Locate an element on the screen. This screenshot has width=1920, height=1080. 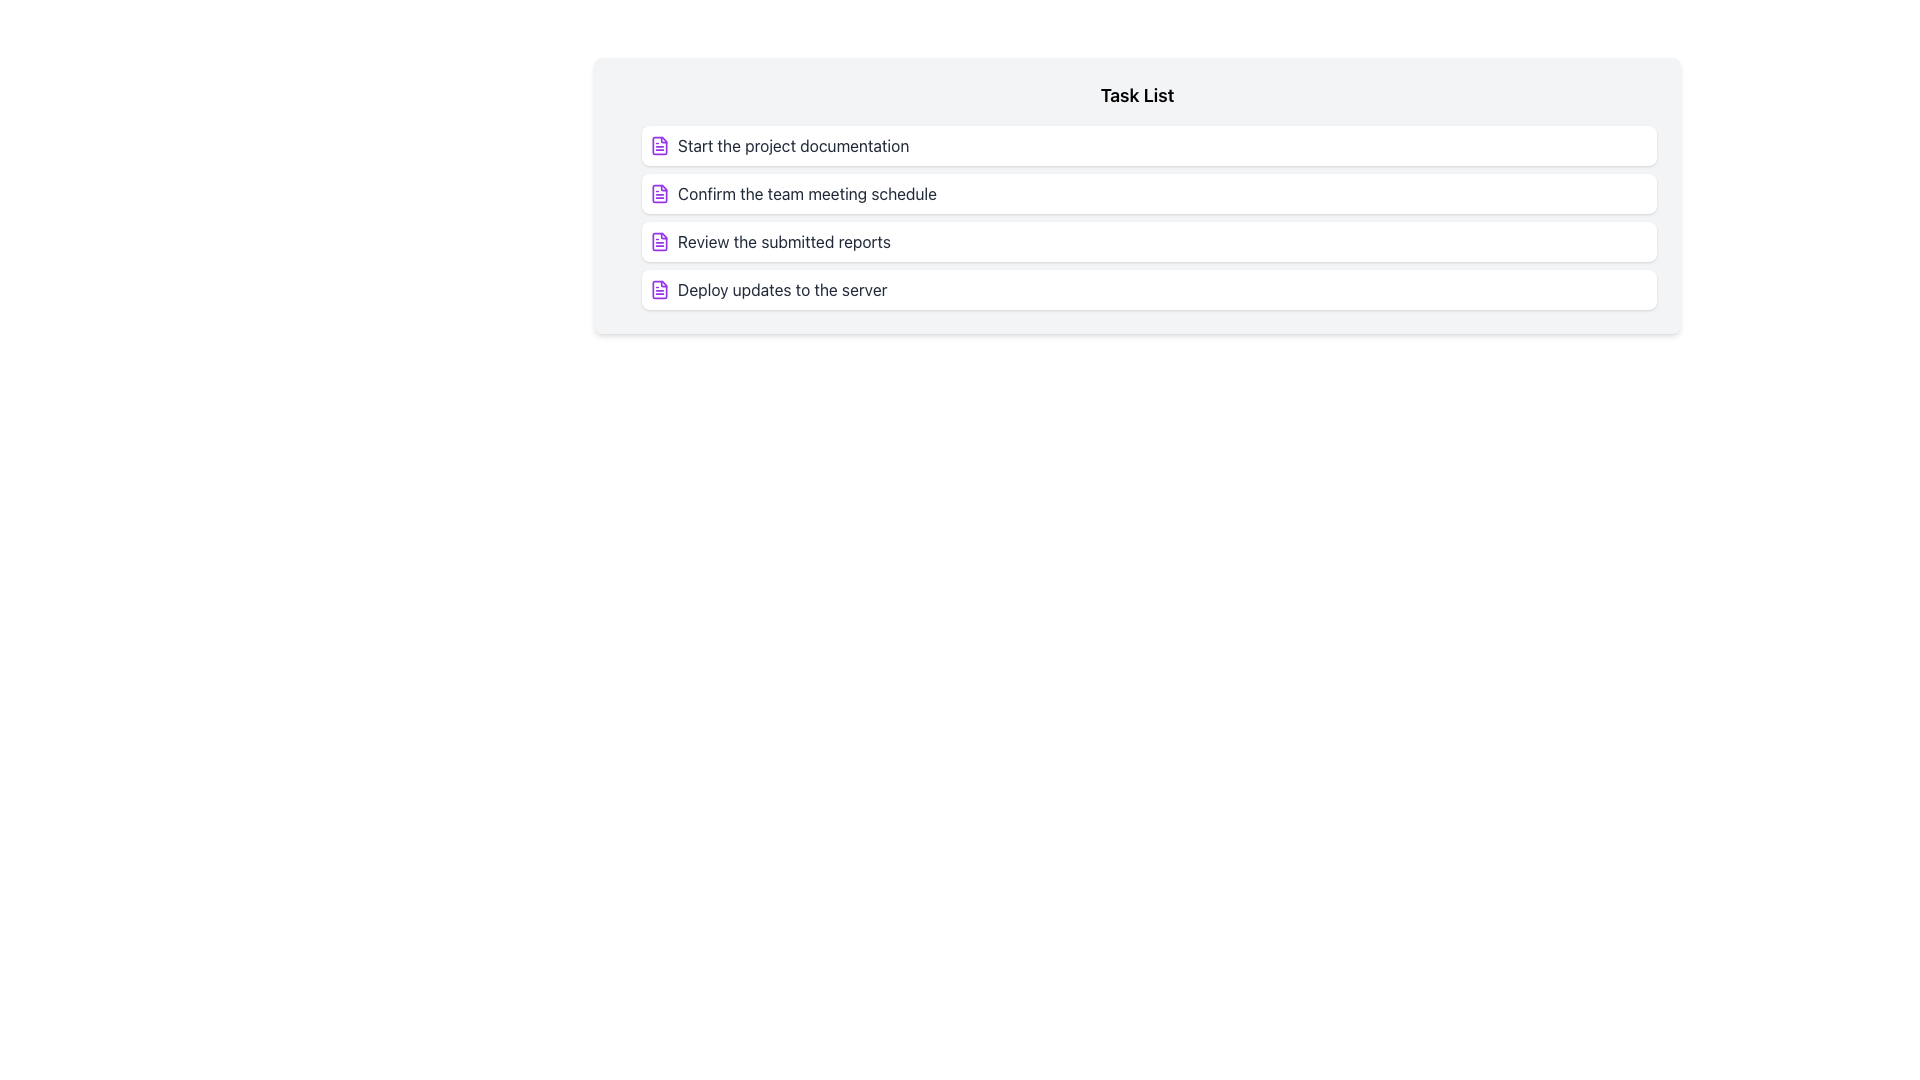
text content of the label that says 'Review the submitted reports', which is the third item in the vertically aligned task list, styled with a dark gray color and positioned within a rounded white background is located at coordinates (783, 241).